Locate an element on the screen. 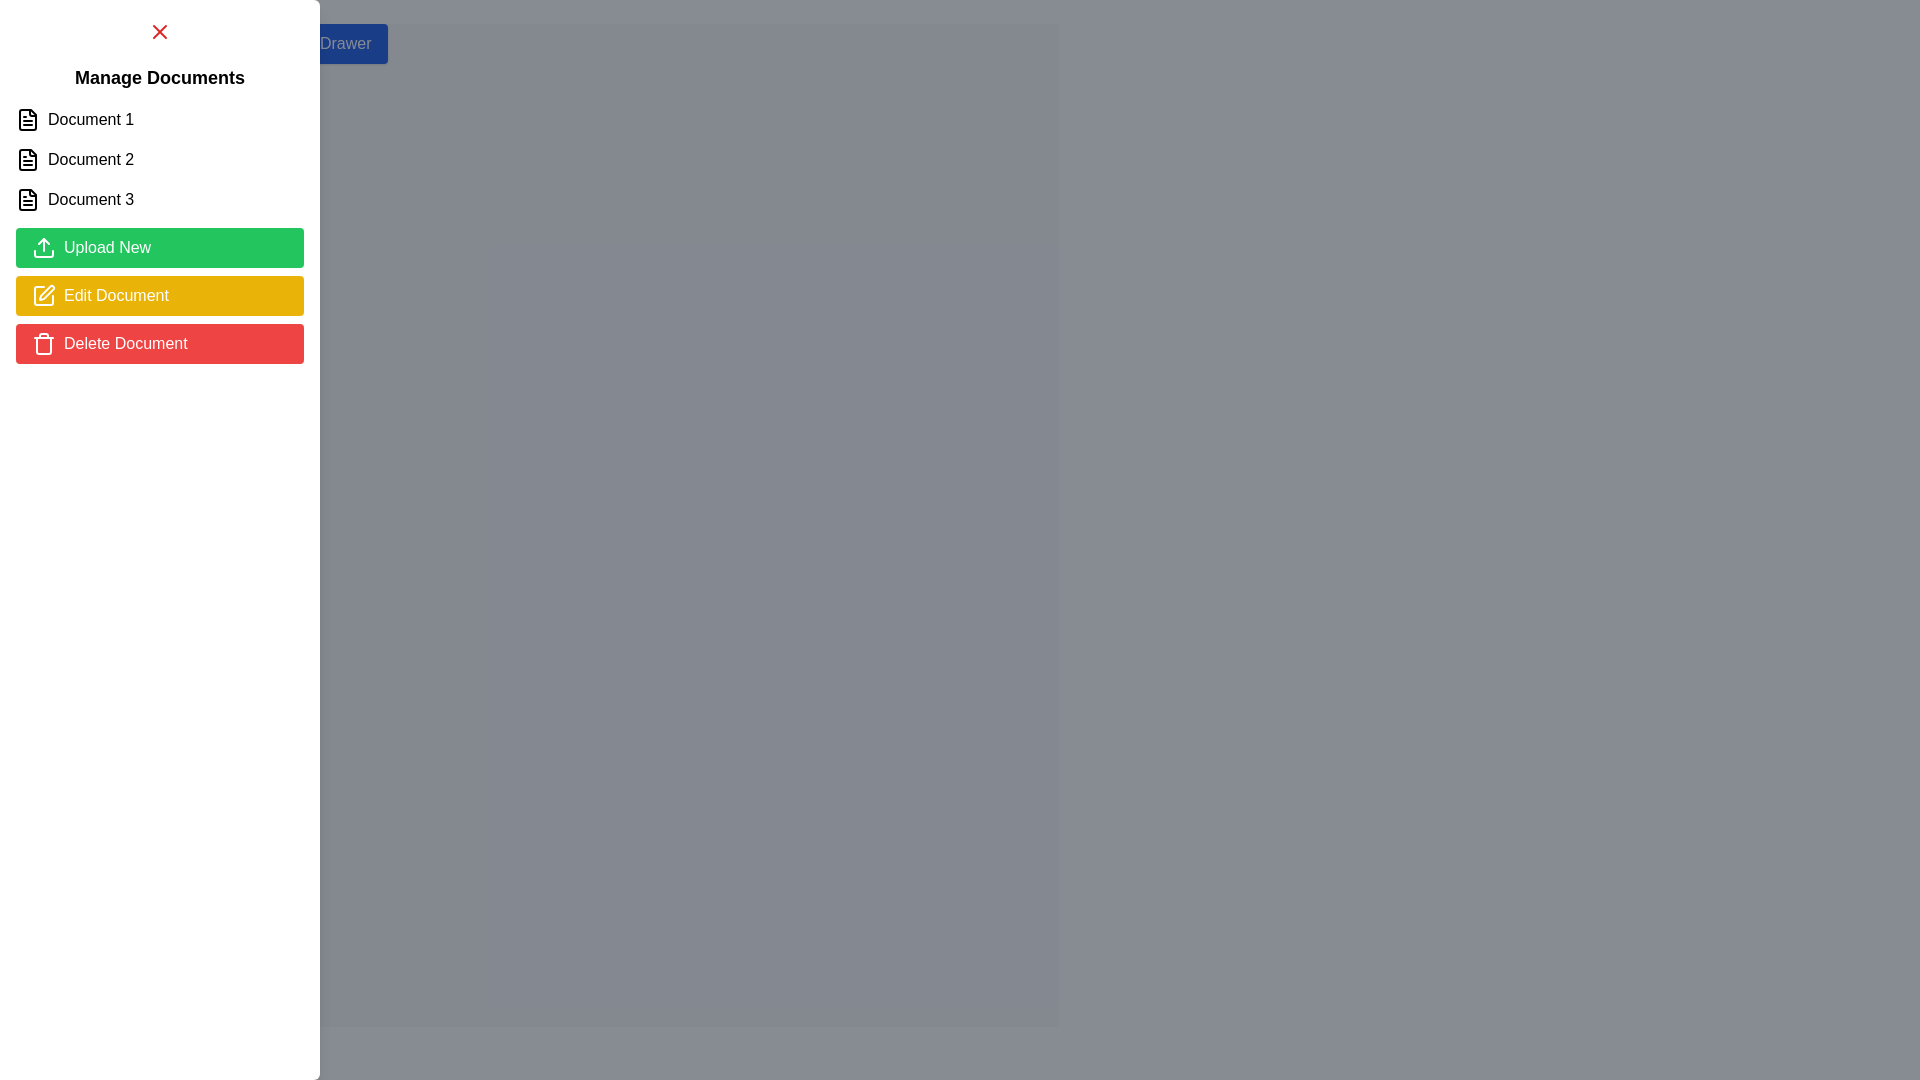  the second document list item in the 'Manage Documents' section, which is located above the document management buttons is located at coordinates (158, 158).